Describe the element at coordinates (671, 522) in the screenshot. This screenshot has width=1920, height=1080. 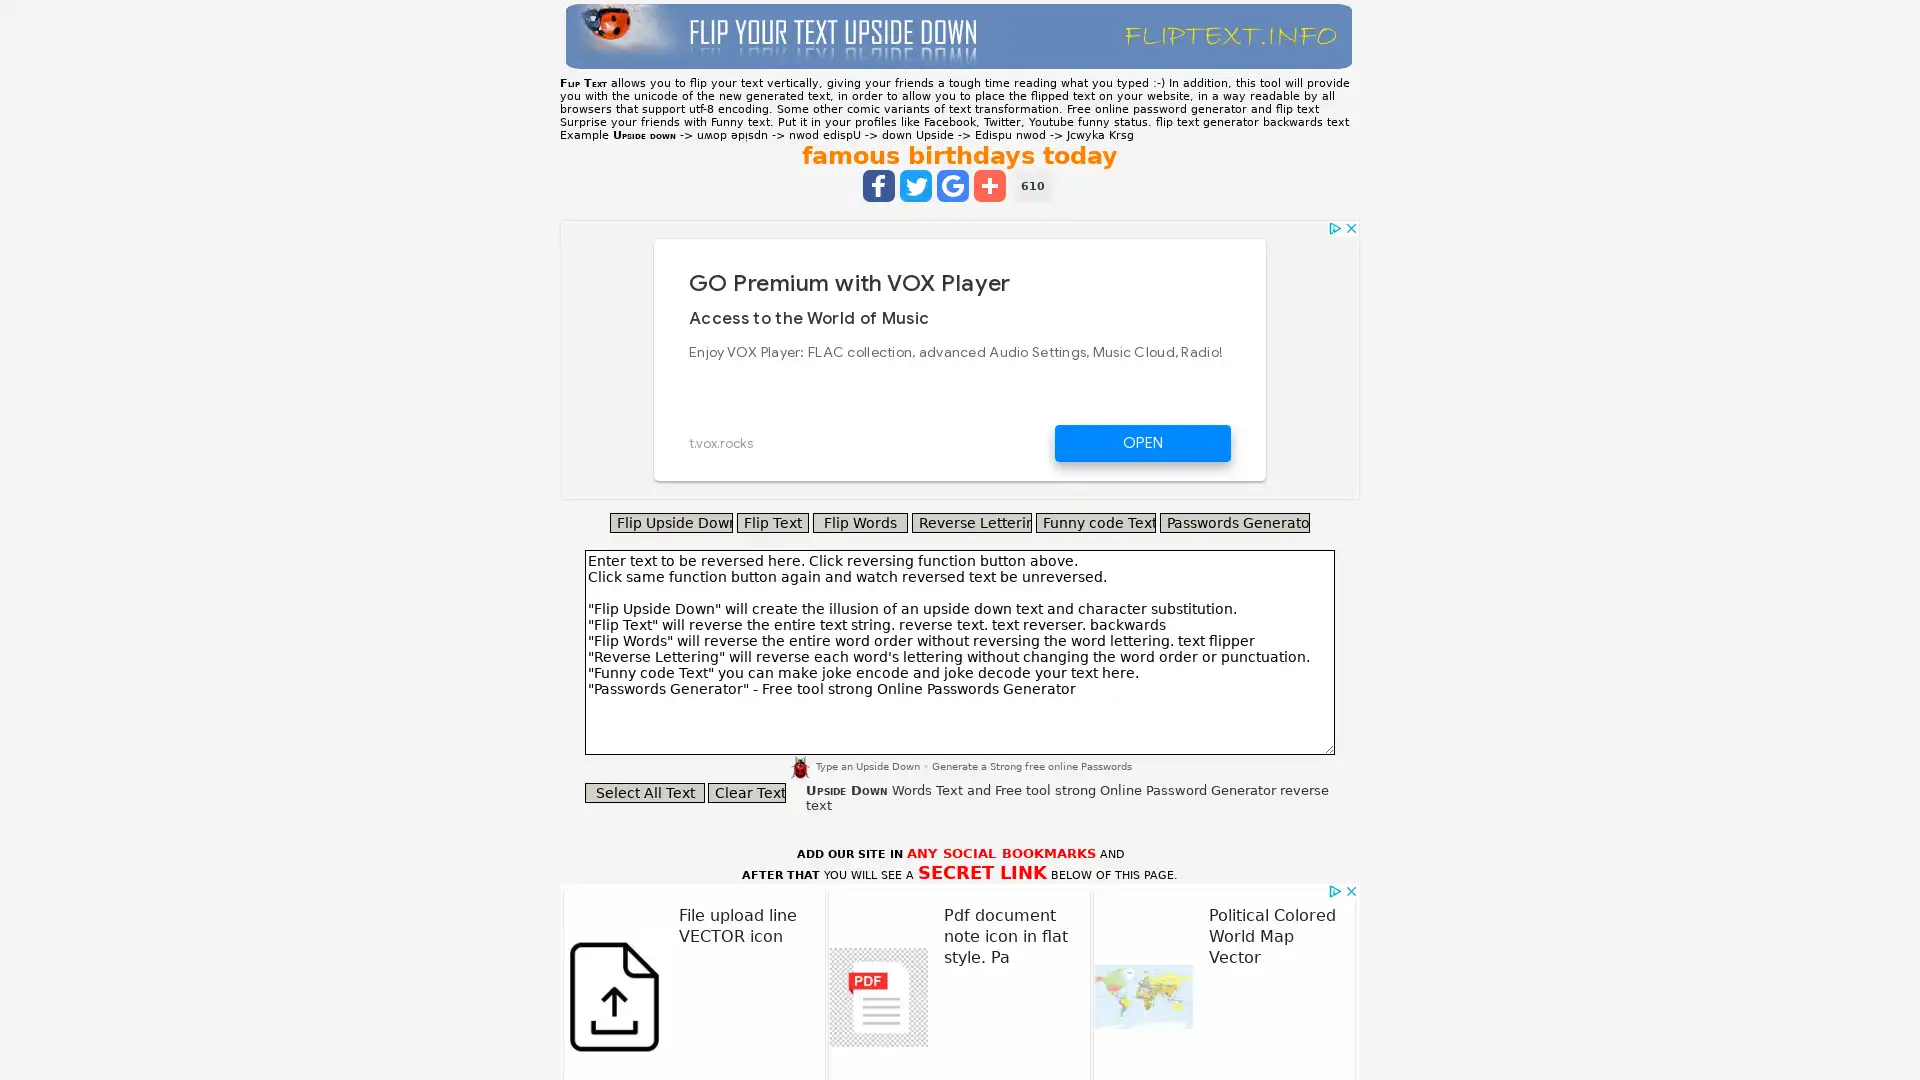
I see `Flip Upside Down` at that location.